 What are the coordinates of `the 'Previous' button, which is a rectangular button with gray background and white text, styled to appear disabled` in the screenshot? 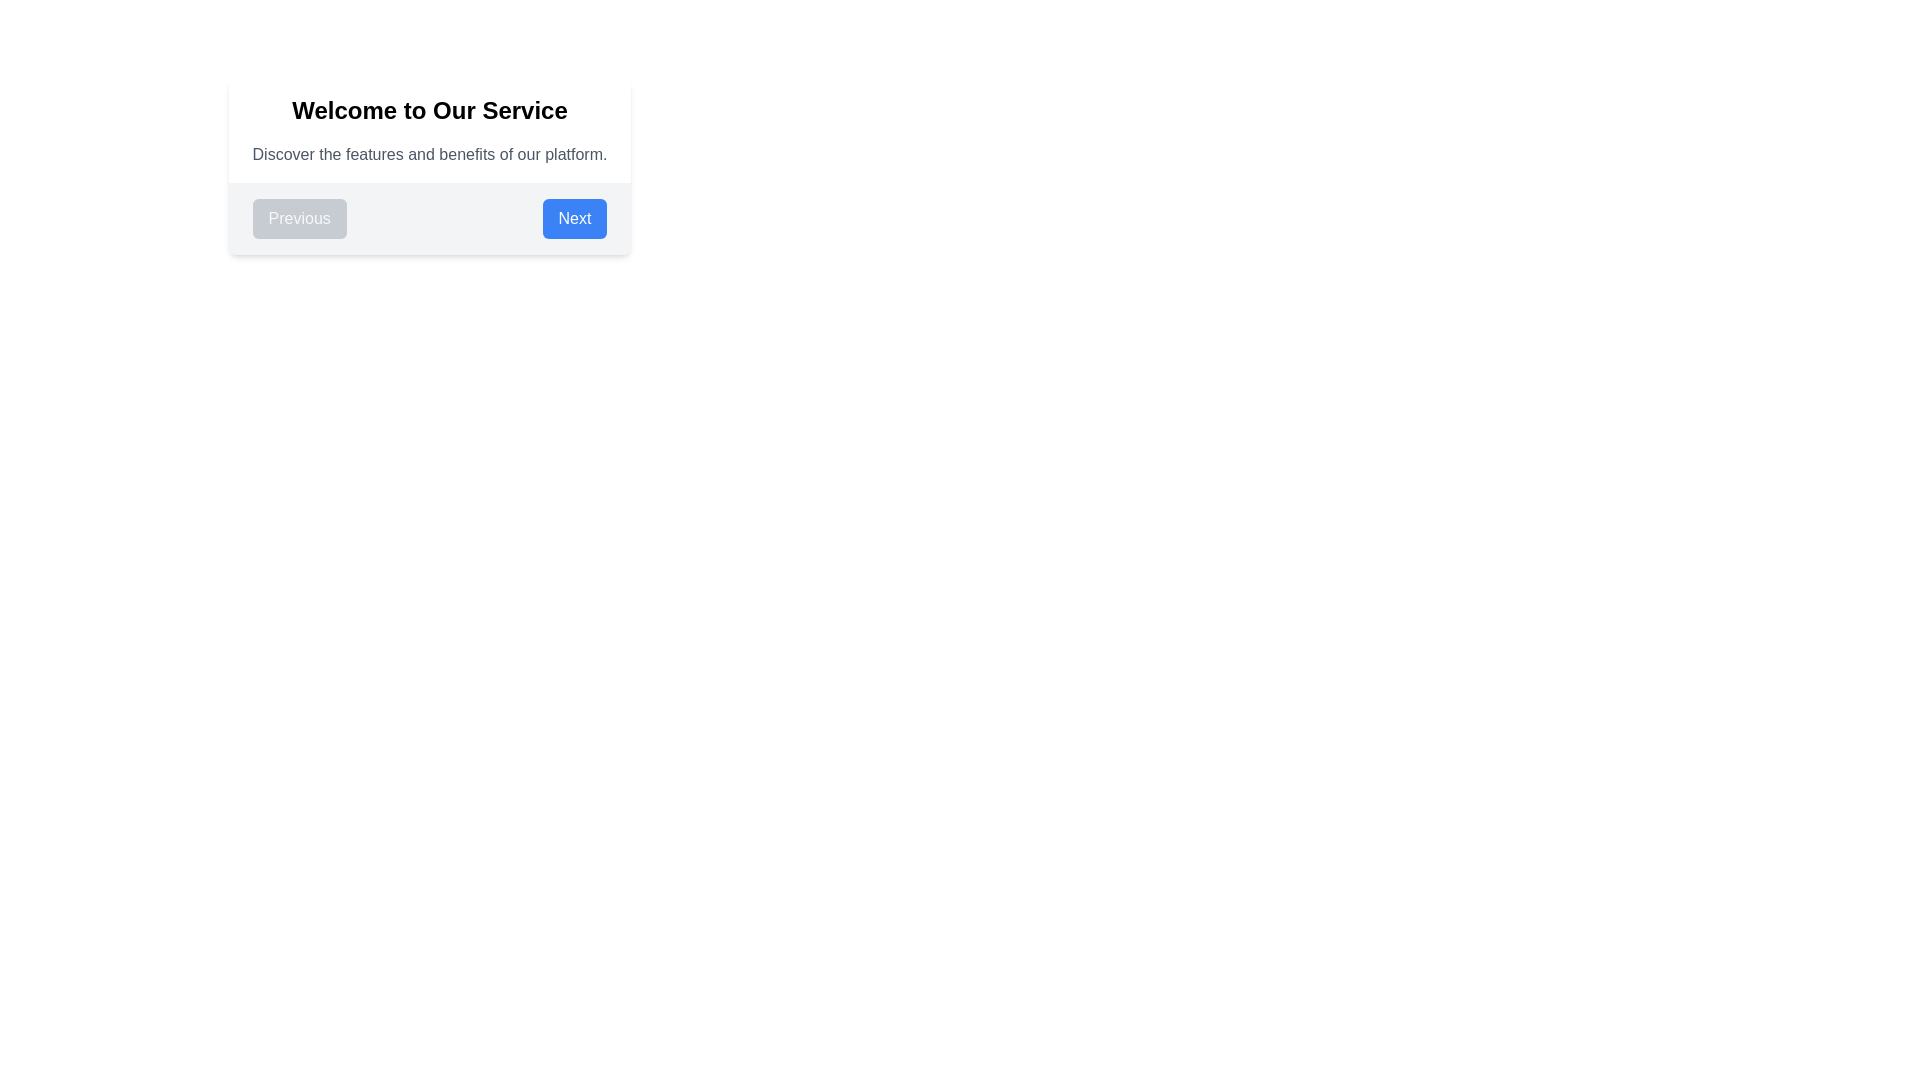 It's located at (298, 219).